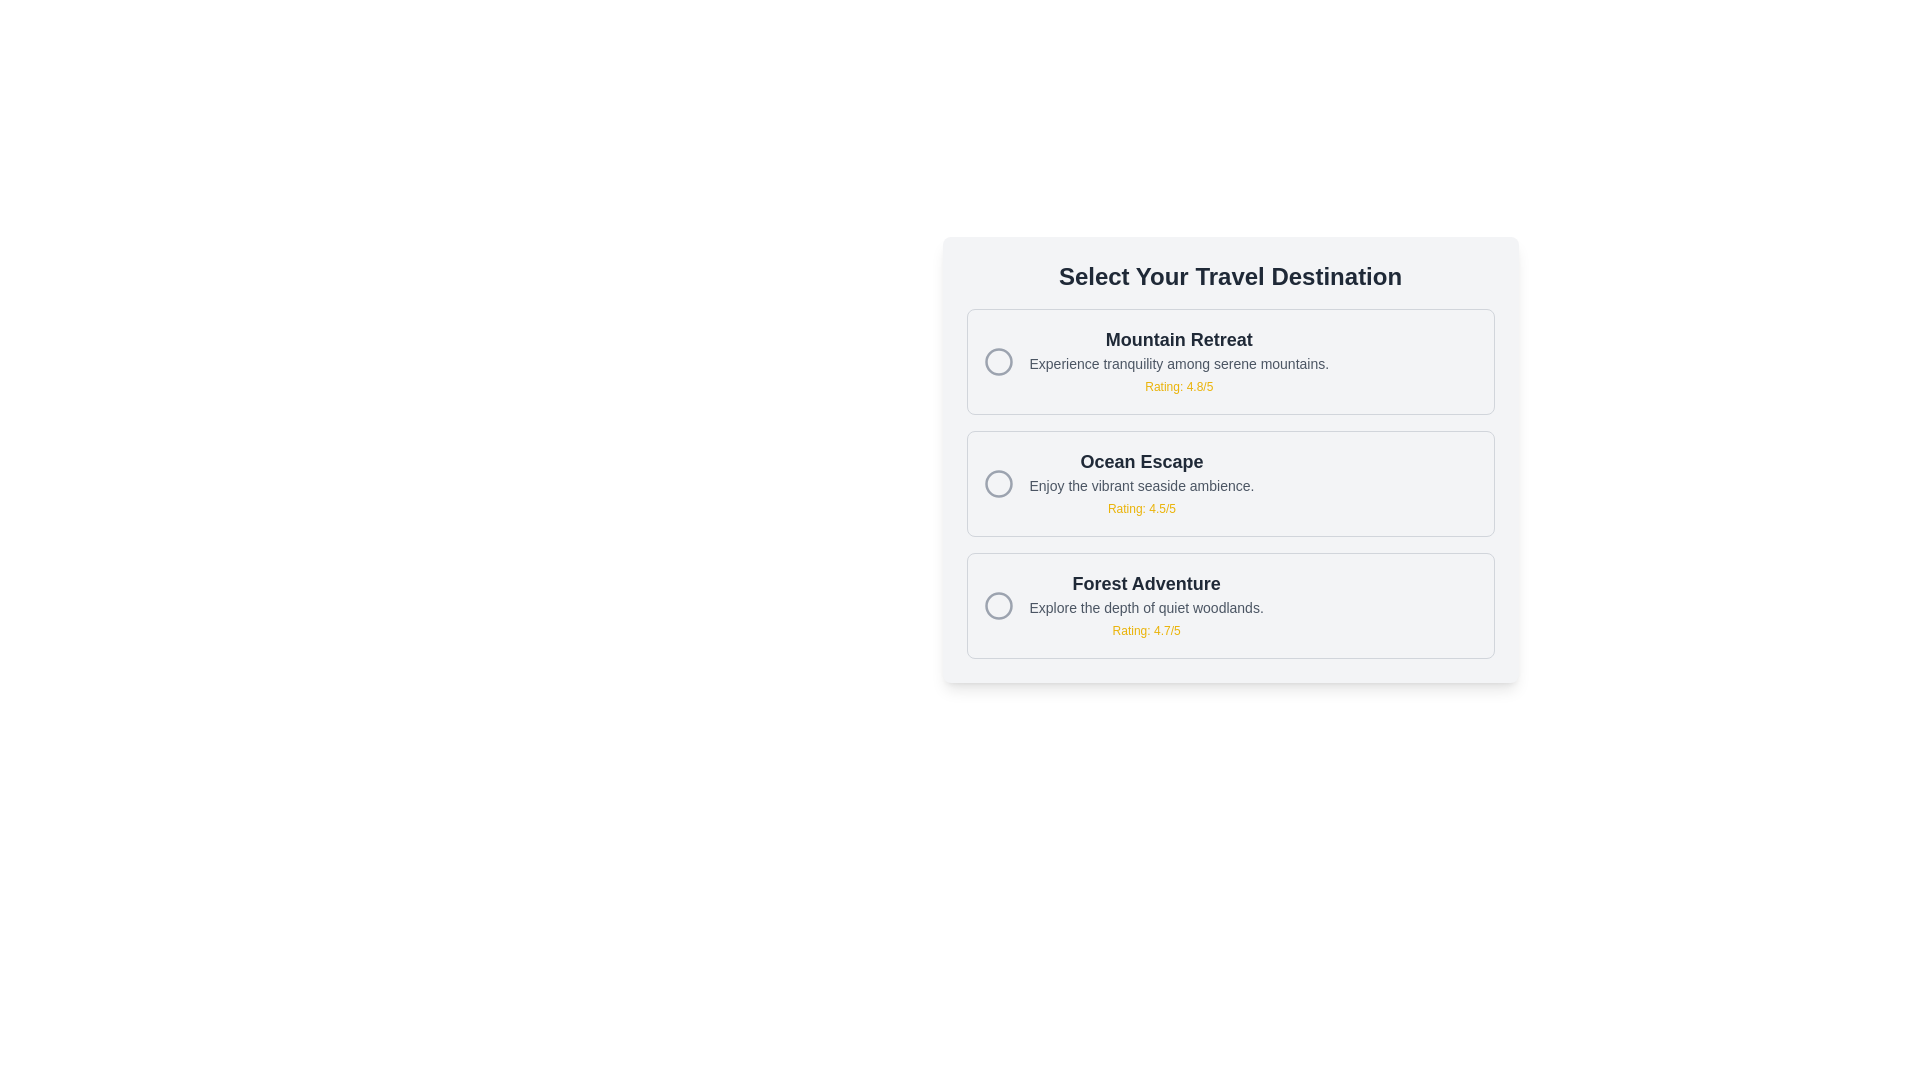 This screenshot has width=1920, height=1080. What do you see at coordinates (998, 483) in the screenshot?
I see `the circular radio button with a gray border located in the middle of the second card labeled 'Ocean Escape'` at bounding box center [998, 483].